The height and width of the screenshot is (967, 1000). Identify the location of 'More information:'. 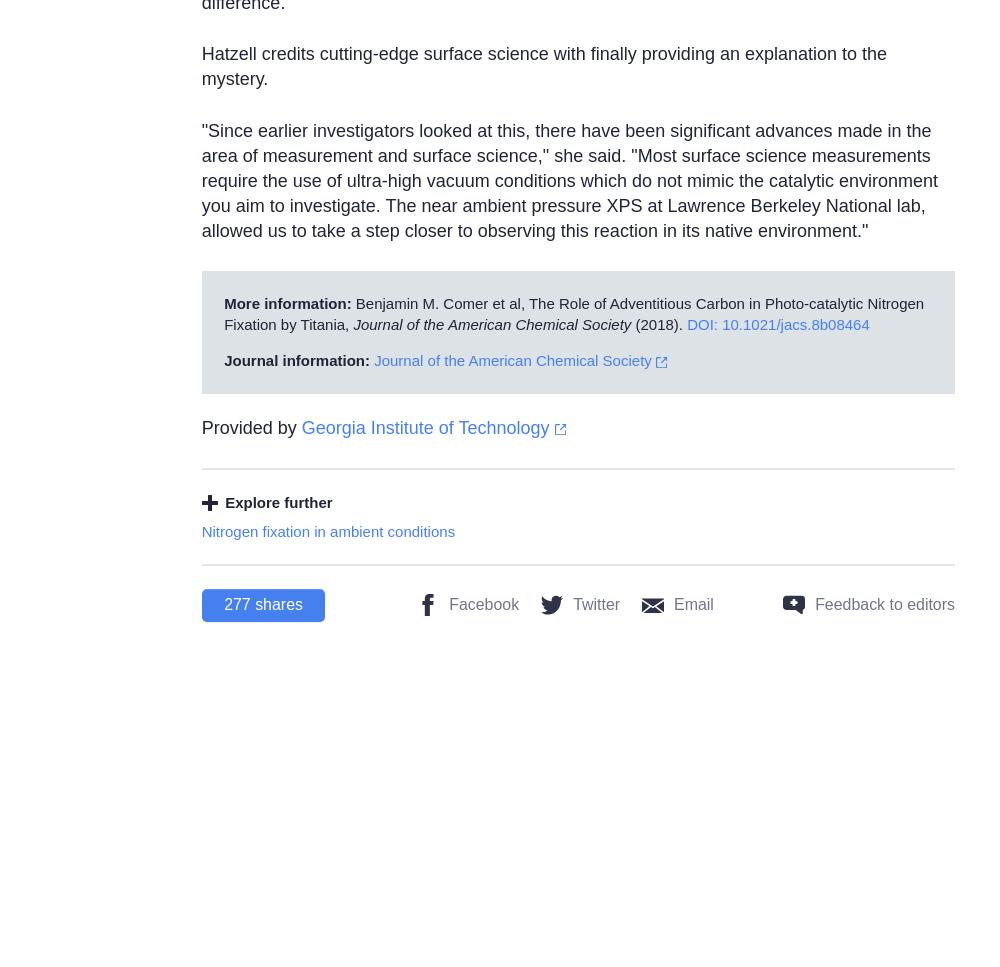
(287, 303).